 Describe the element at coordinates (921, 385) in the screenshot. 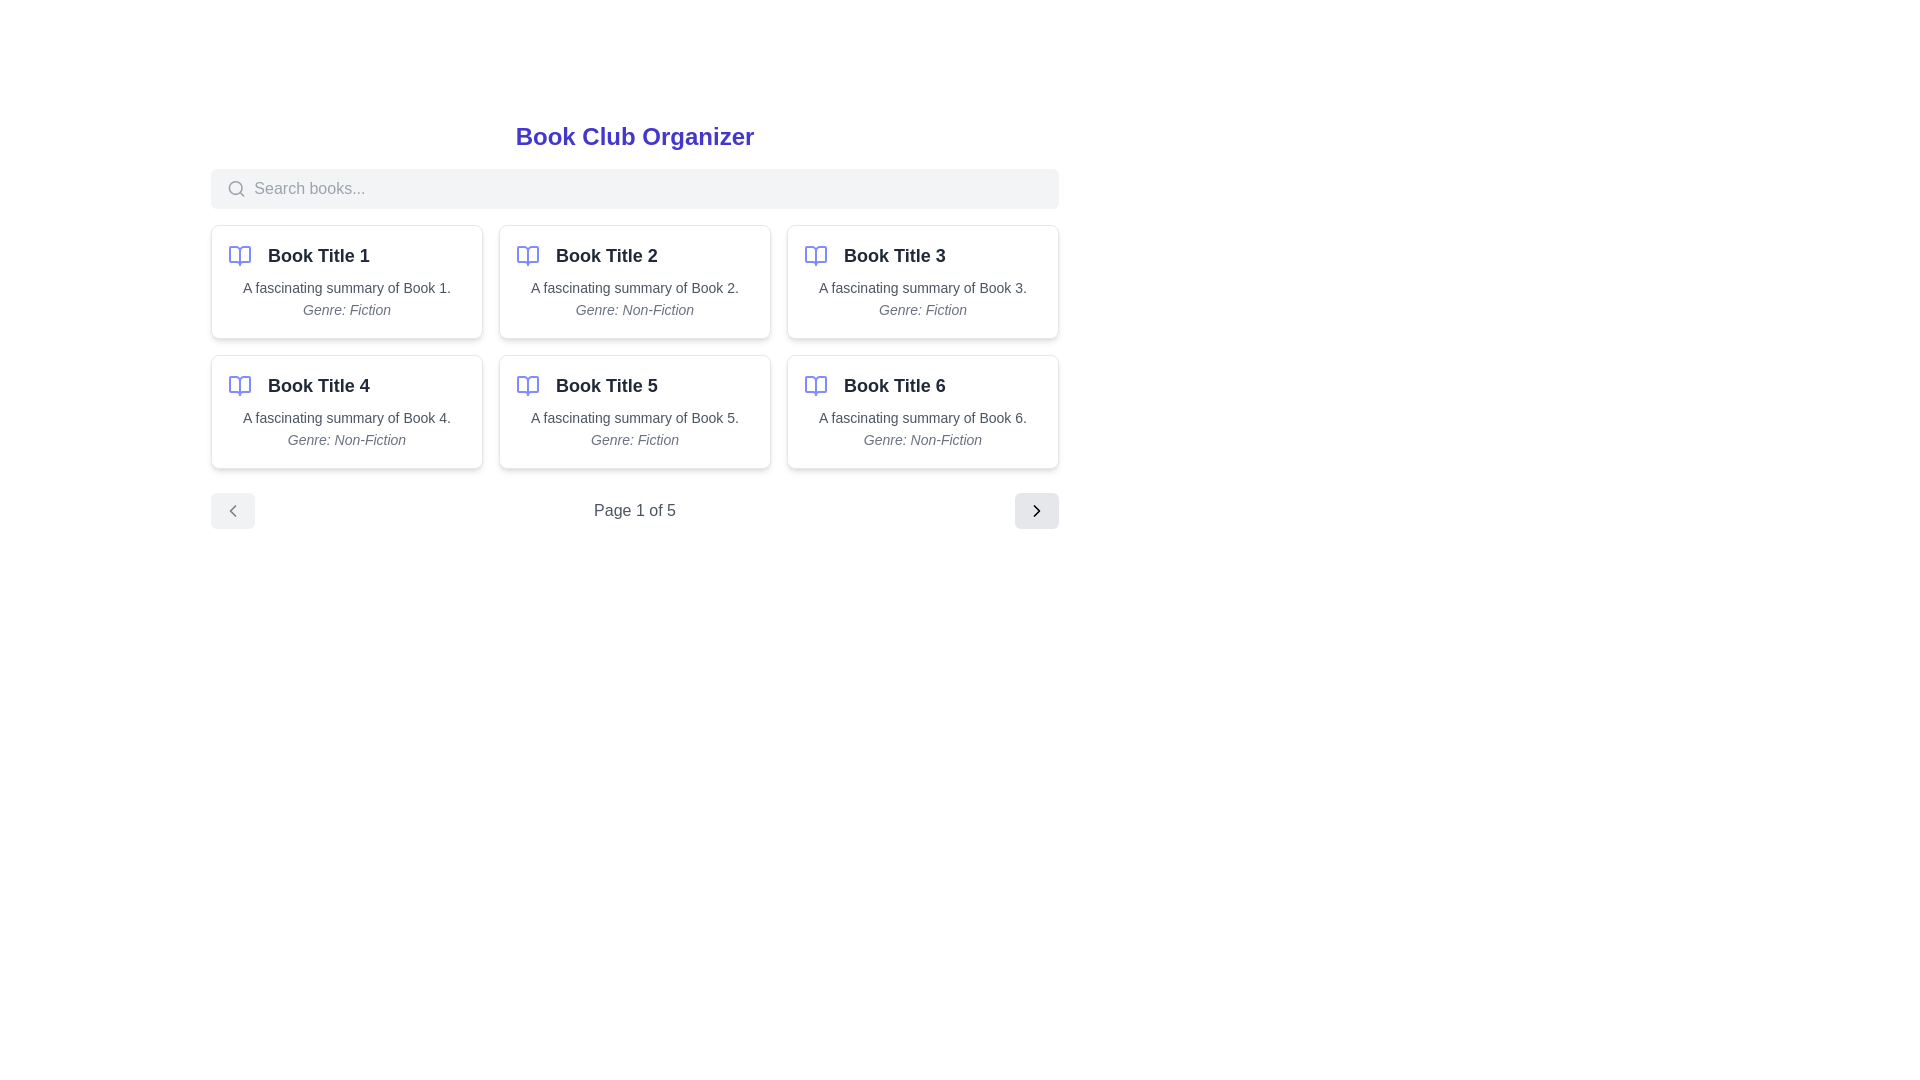

I see `the text label 'Book Title 6' with the accompanying open book icon for keyboard navigation` at that location.